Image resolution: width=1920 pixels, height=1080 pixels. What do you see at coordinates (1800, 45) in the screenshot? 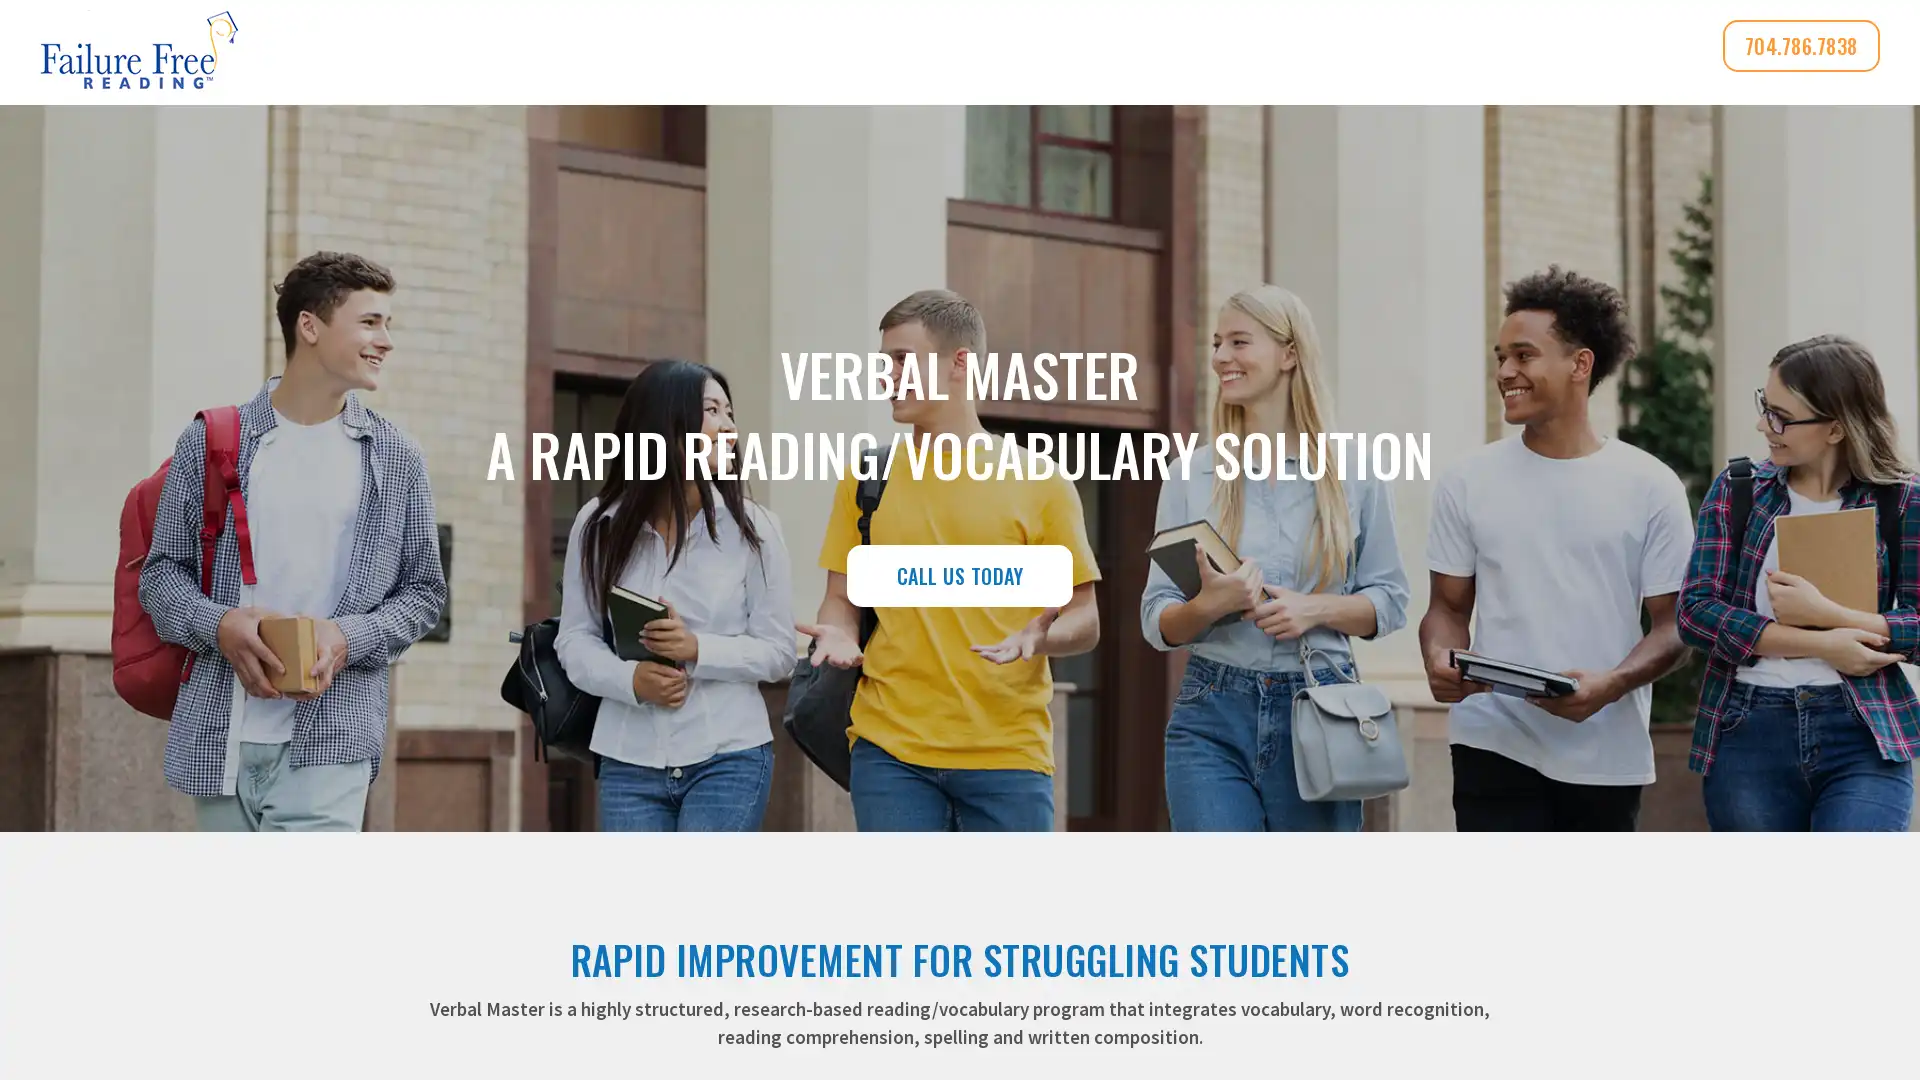
I see `704.786.7838` at bounding box center [1800, 45].